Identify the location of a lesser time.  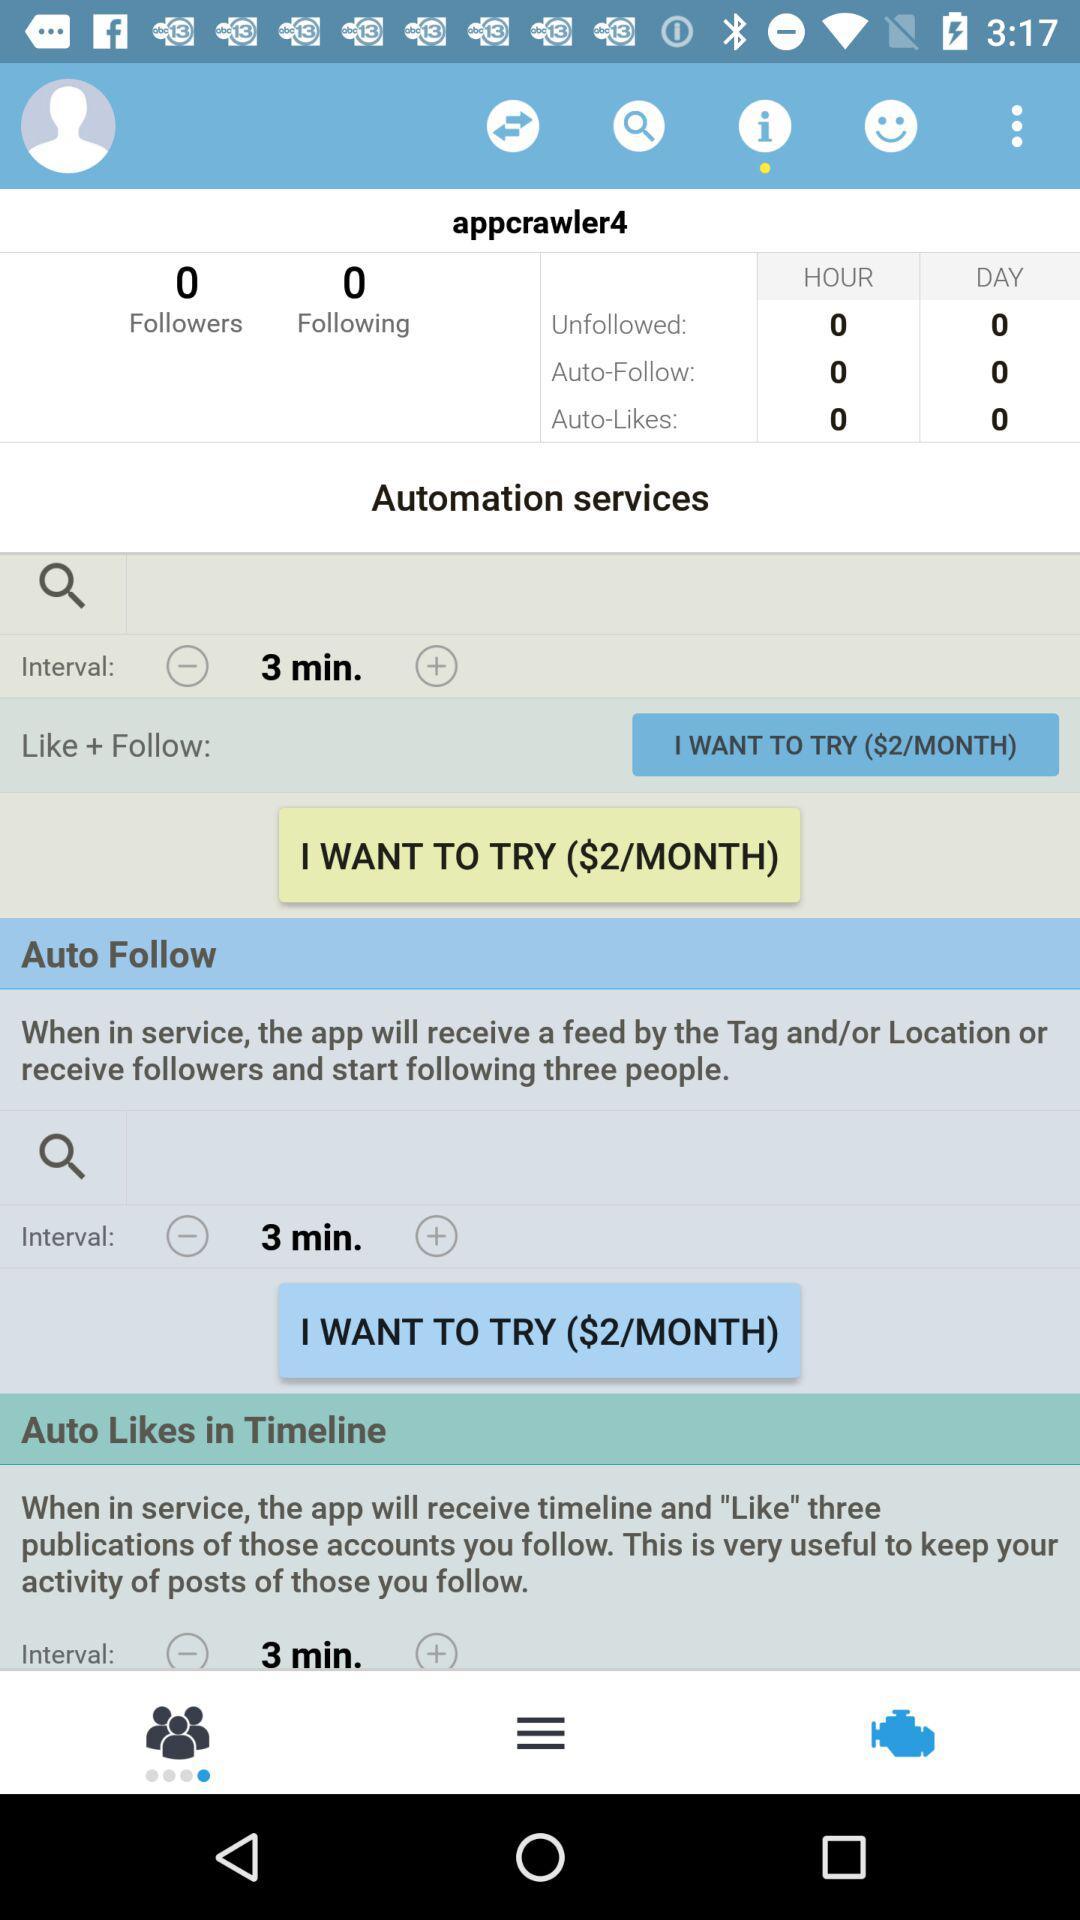
(187, 1235).